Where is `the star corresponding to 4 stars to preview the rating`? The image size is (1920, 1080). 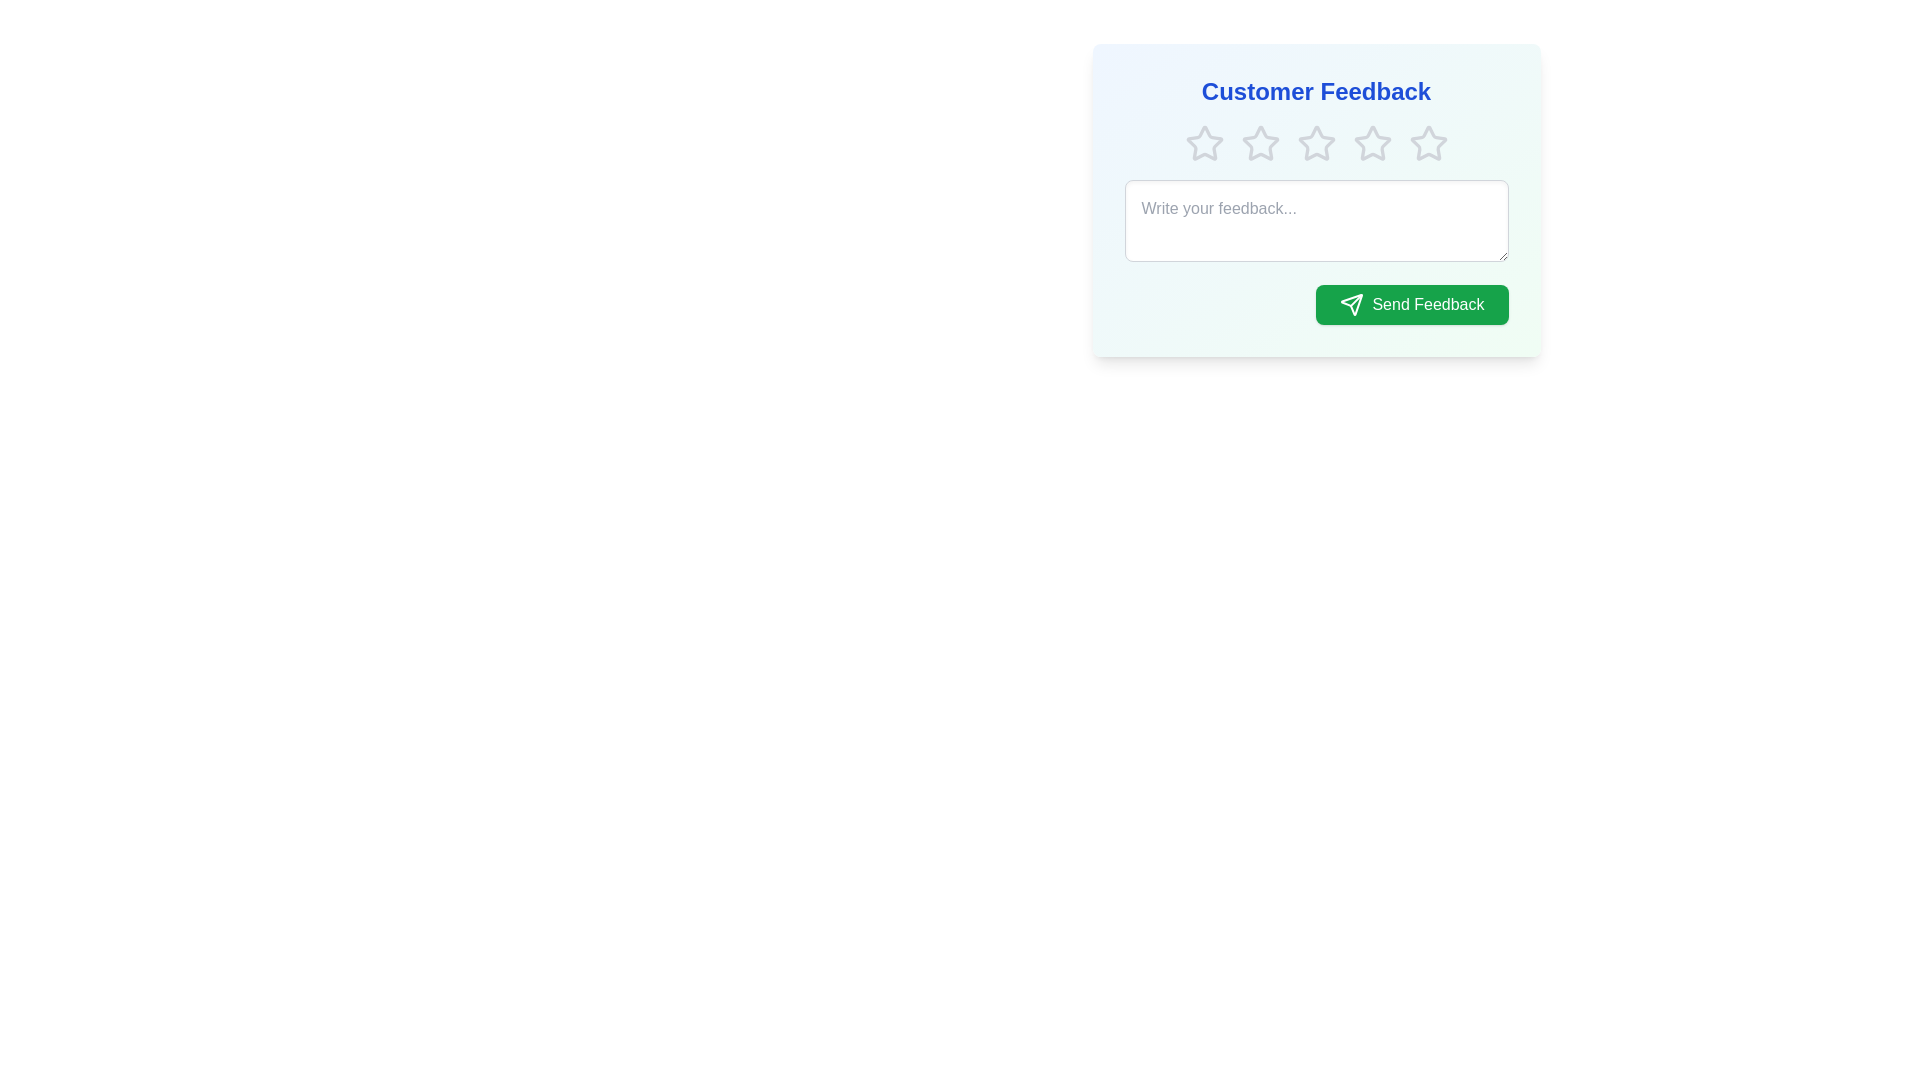 the star corresponding to 4 stars to preview the rating is located at coordinates (1371, 142).